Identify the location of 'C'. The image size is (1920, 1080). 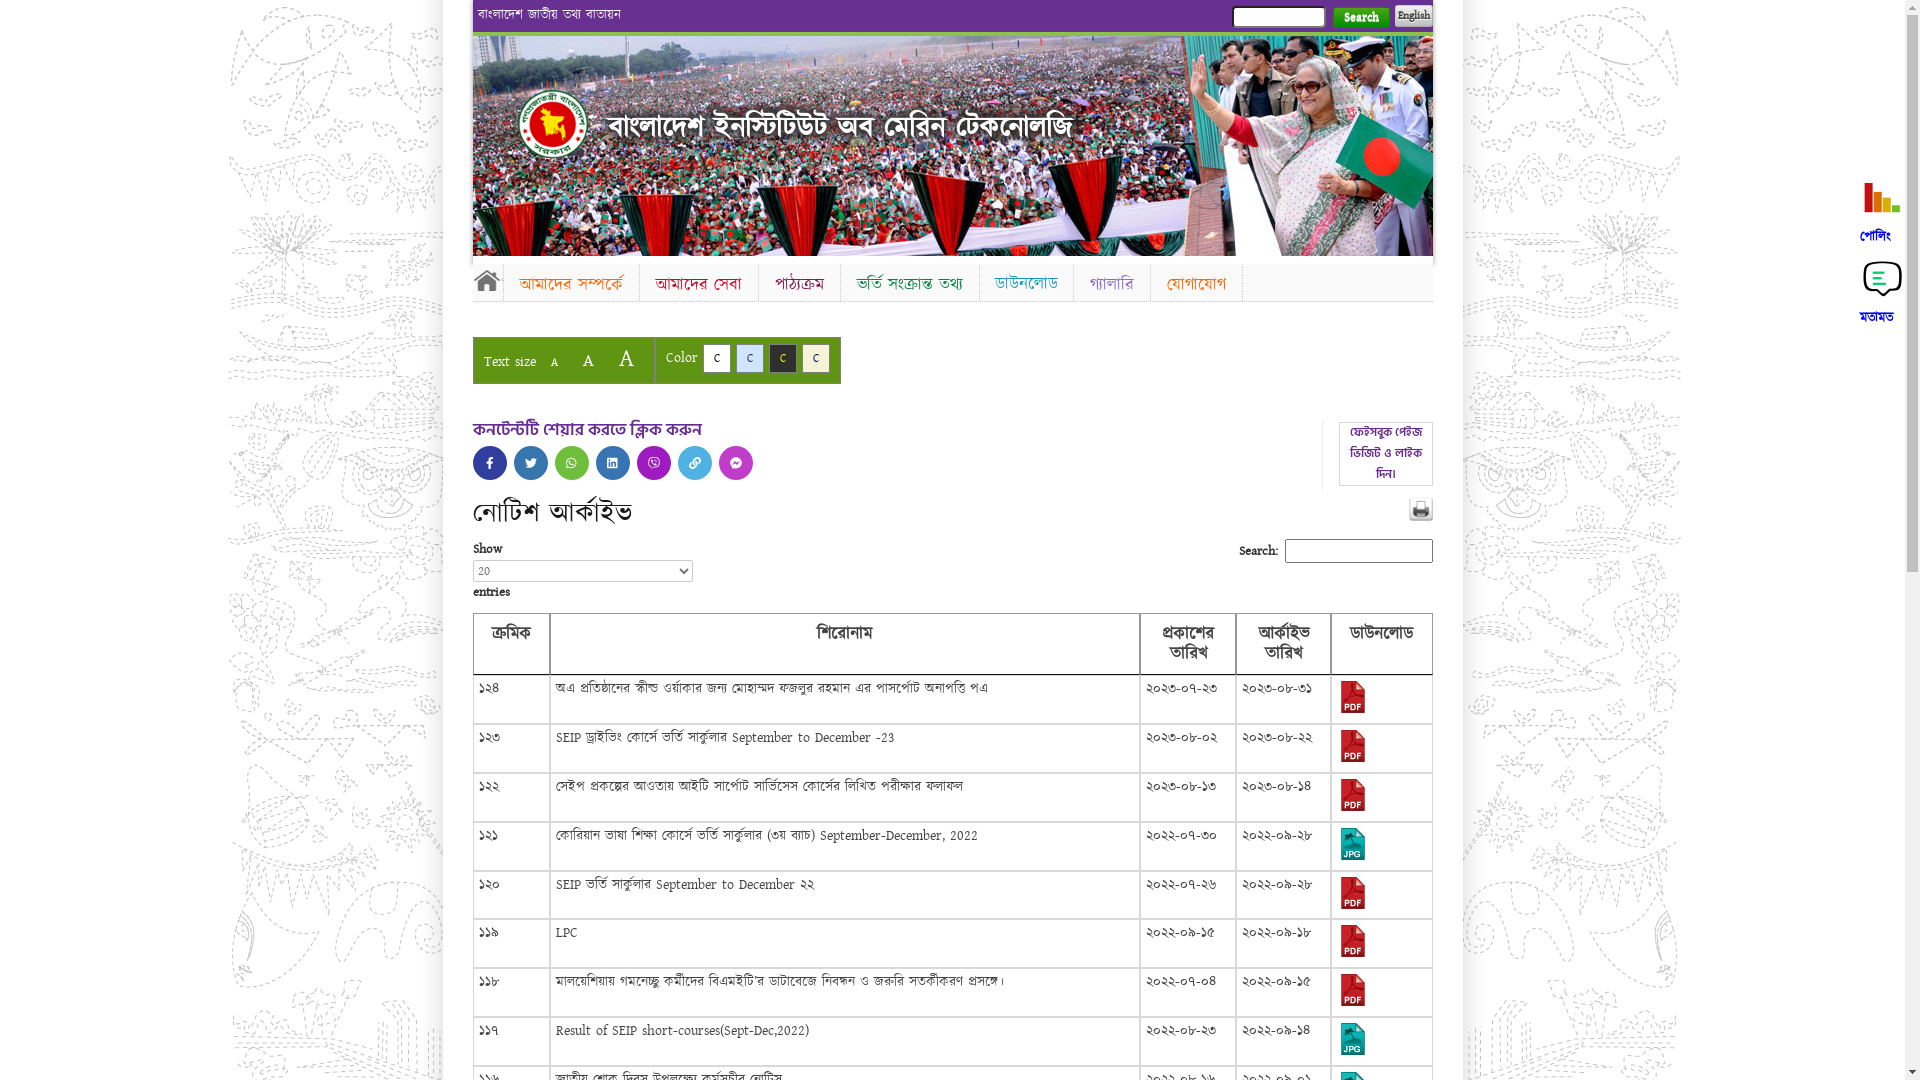
(816, 357).